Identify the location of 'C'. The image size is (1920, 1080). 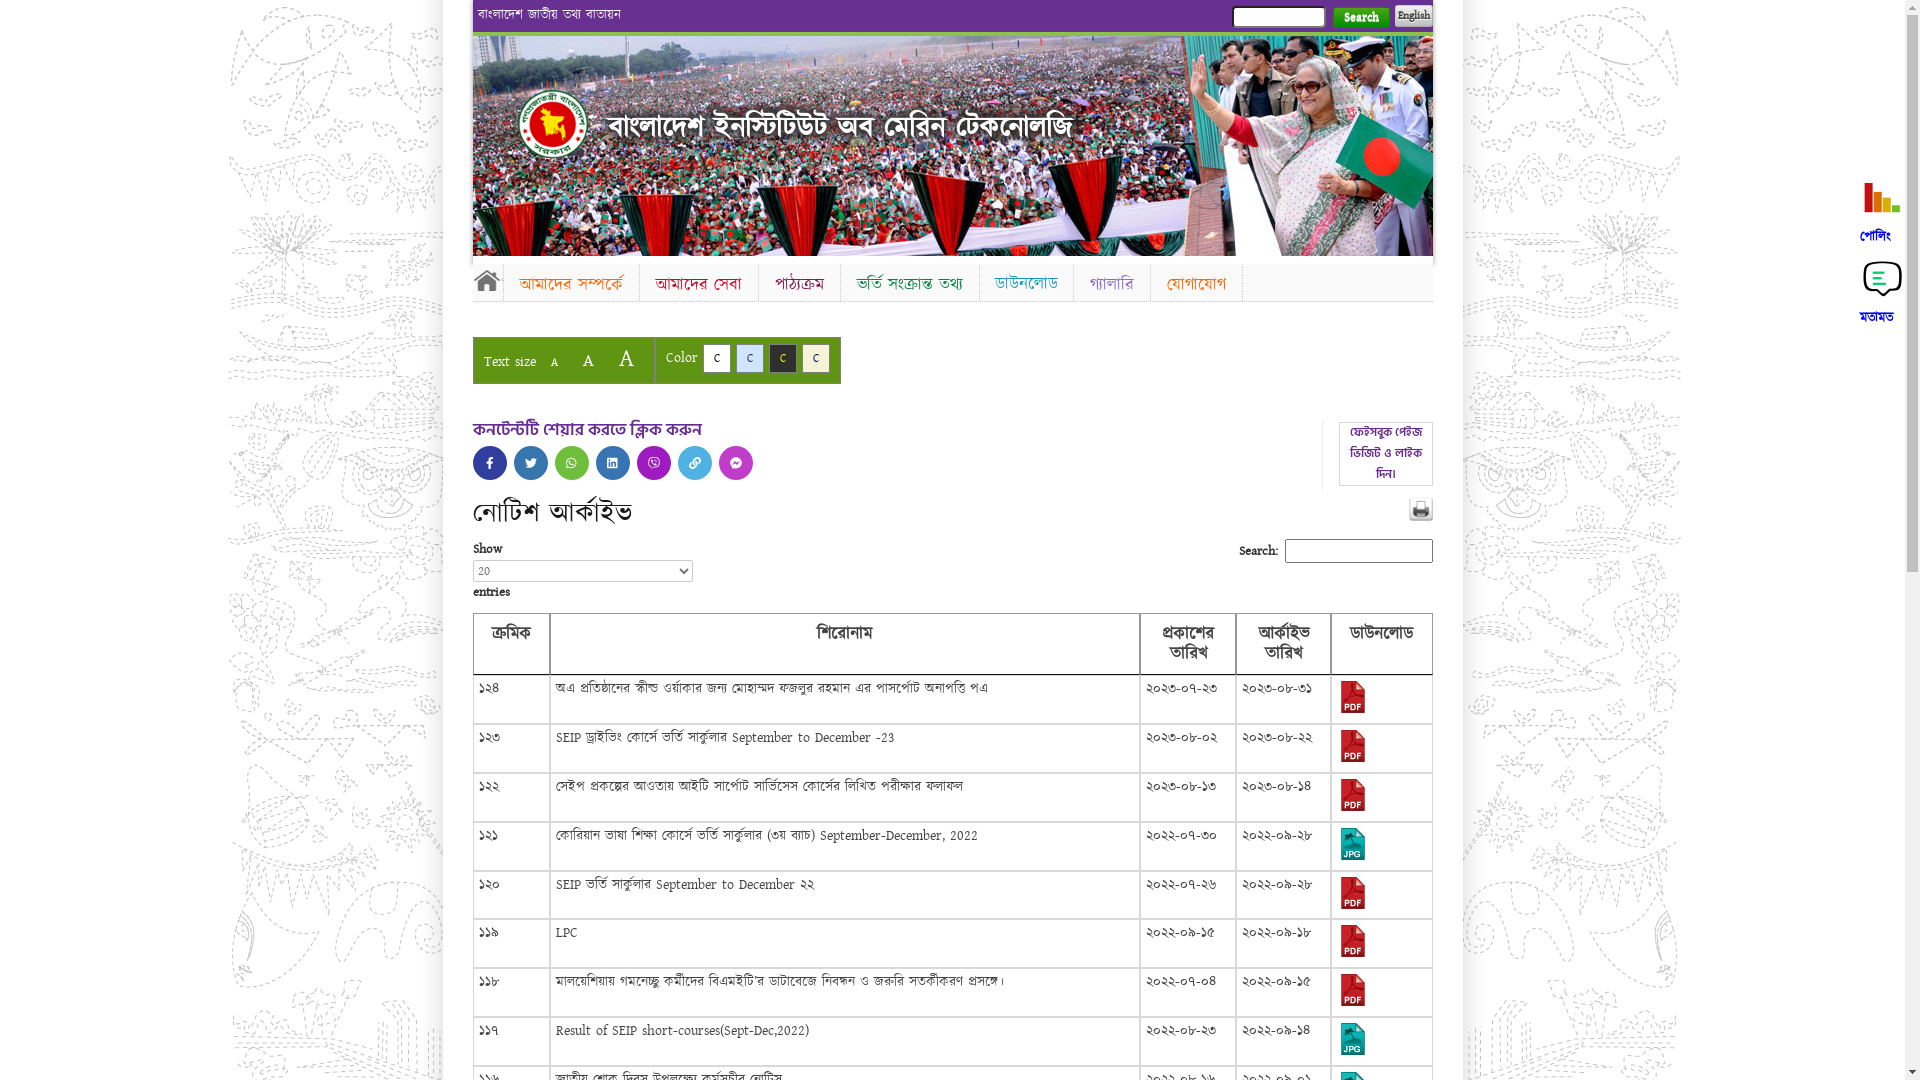
(816, 357).